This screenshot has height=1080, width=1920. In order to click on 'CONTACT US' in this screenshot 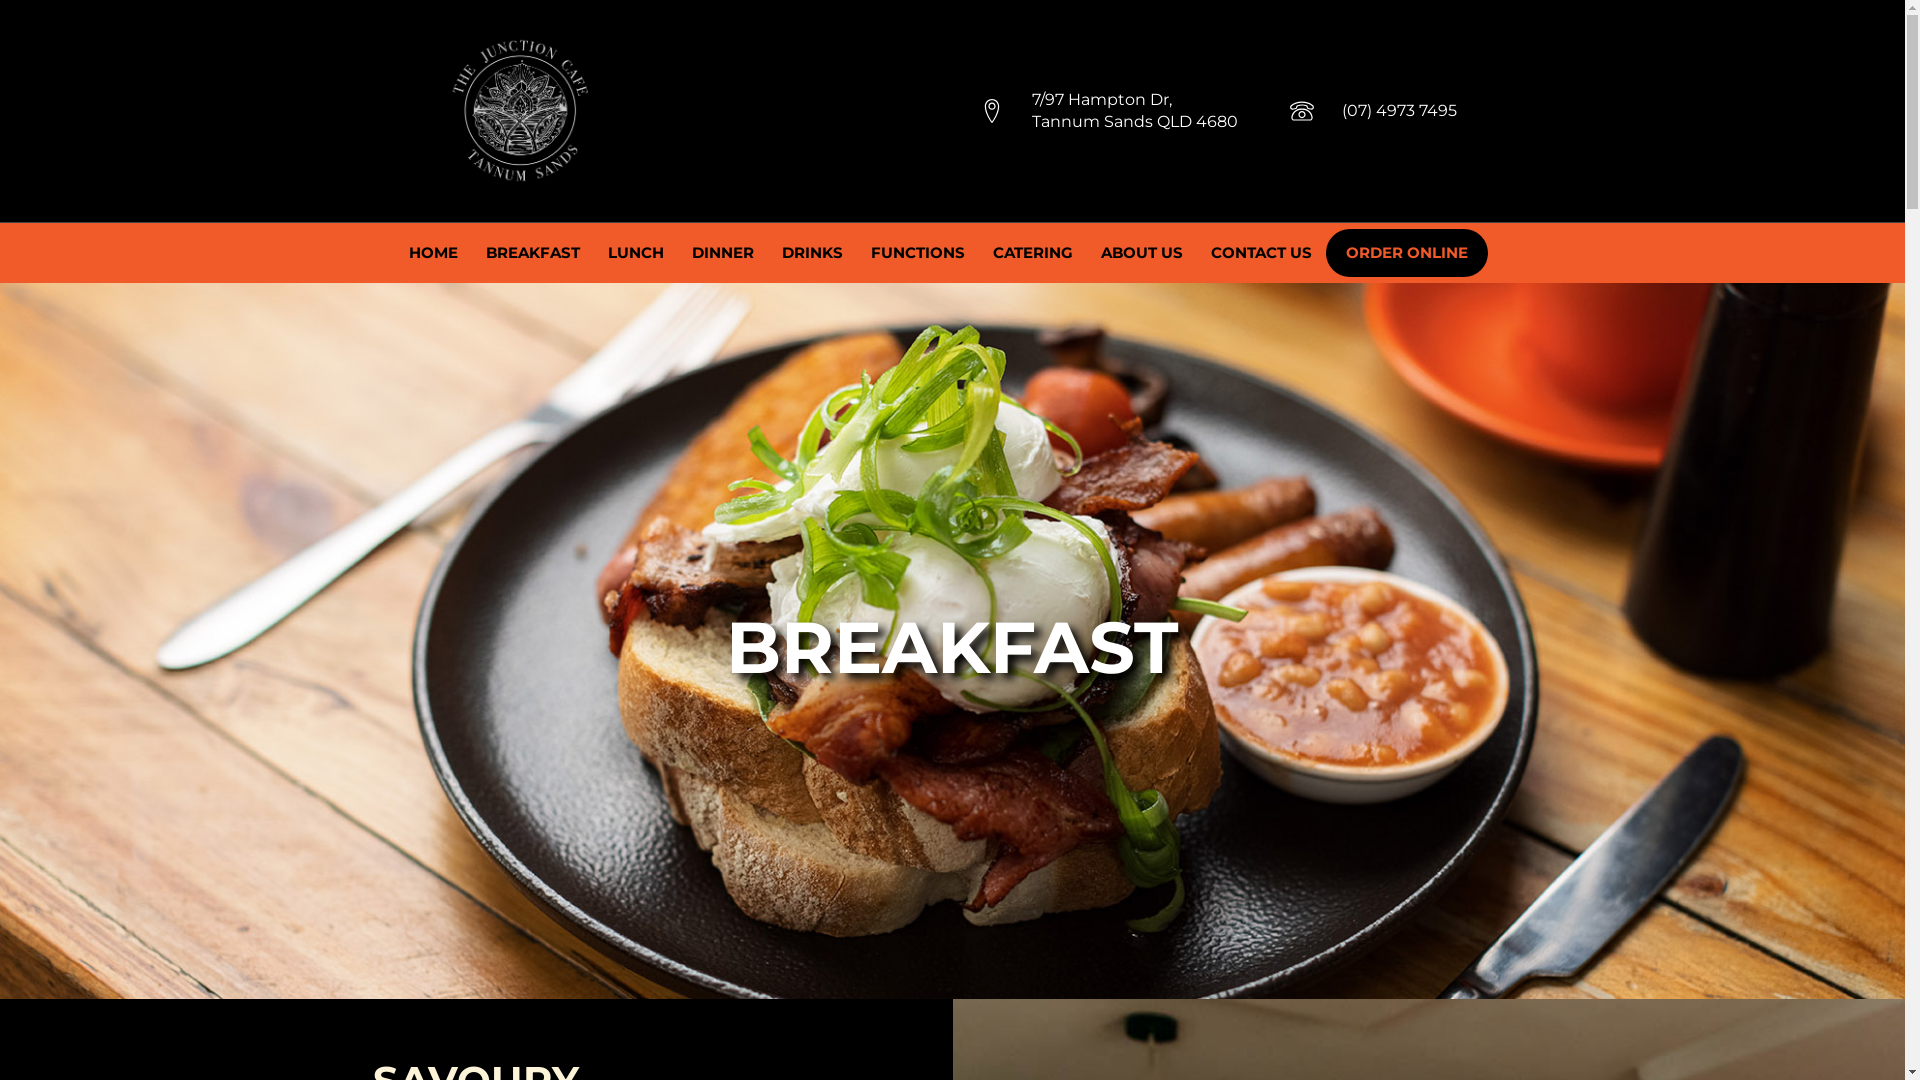, I will do `click(1259, 252)`.